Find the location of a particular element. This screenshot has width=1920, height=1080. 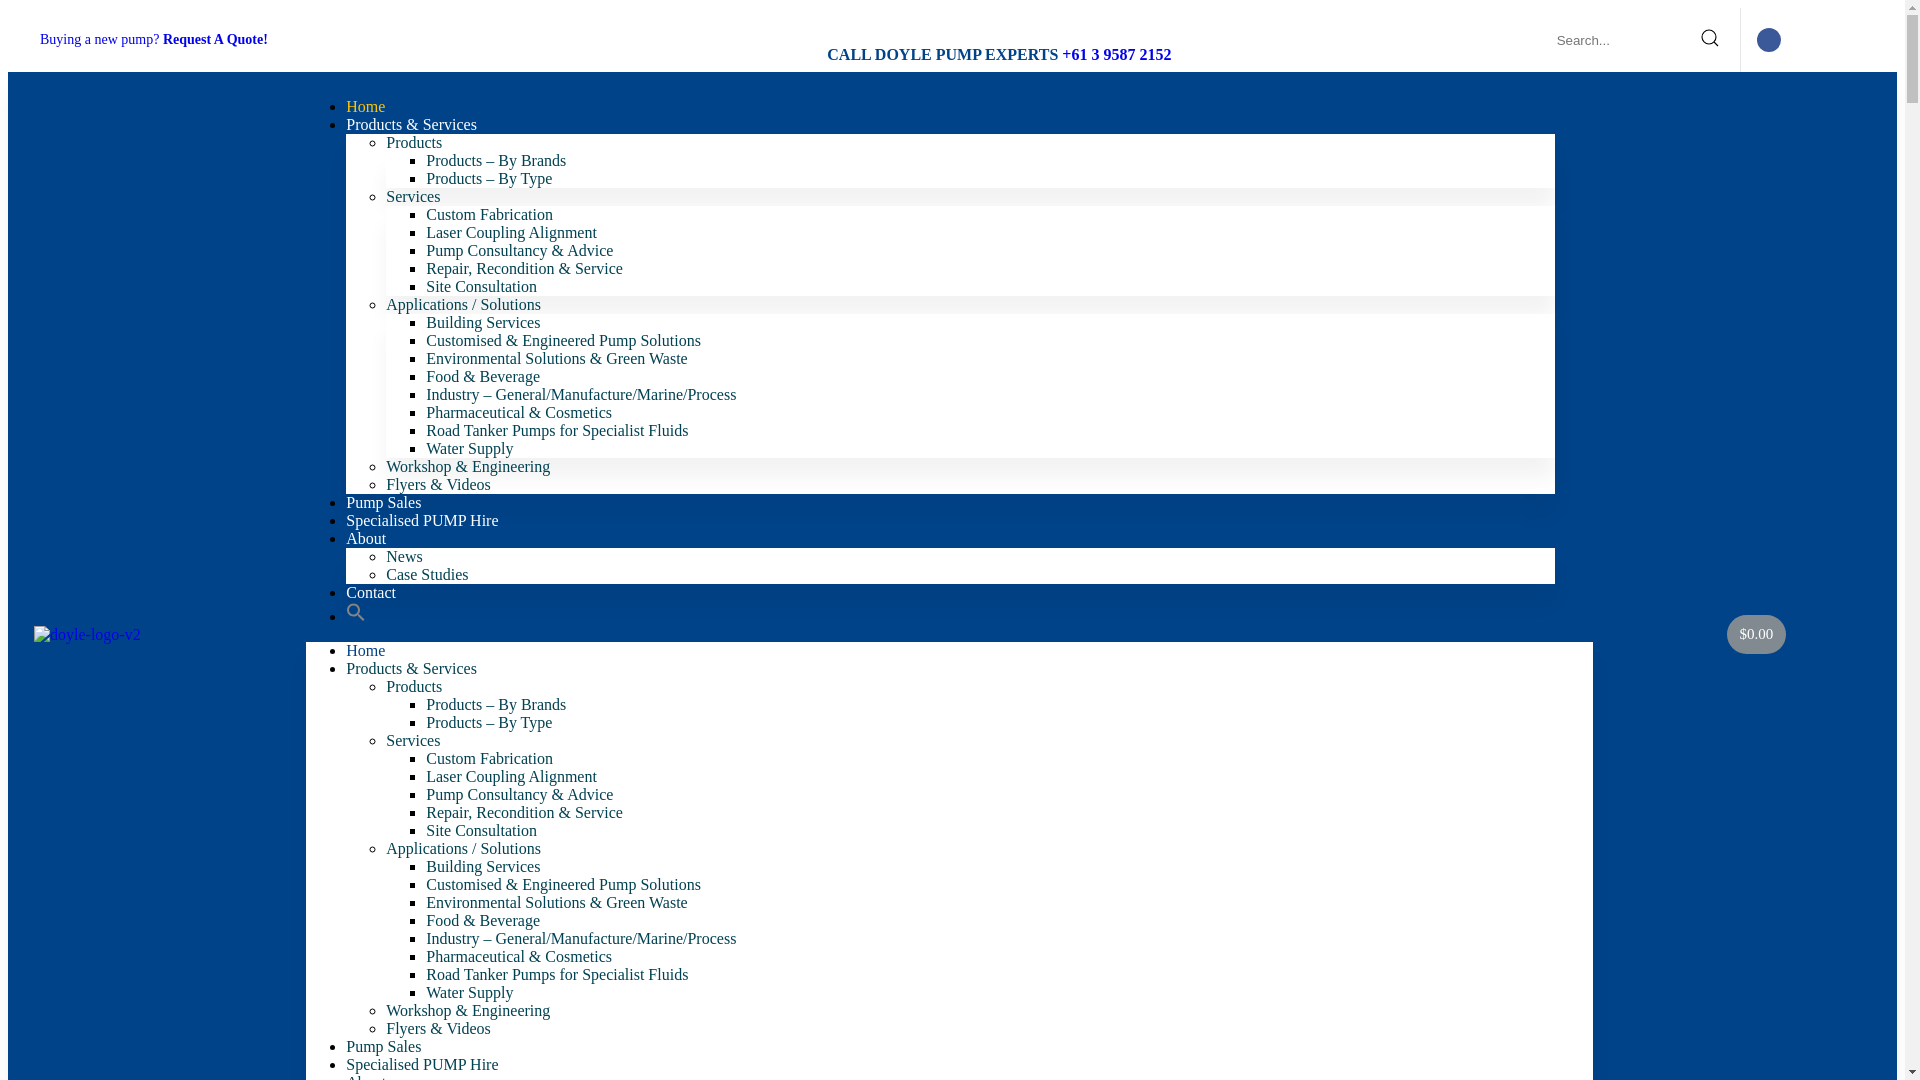

'Environmental Solutions & Green Waste' is located at coordinates (556, 902).